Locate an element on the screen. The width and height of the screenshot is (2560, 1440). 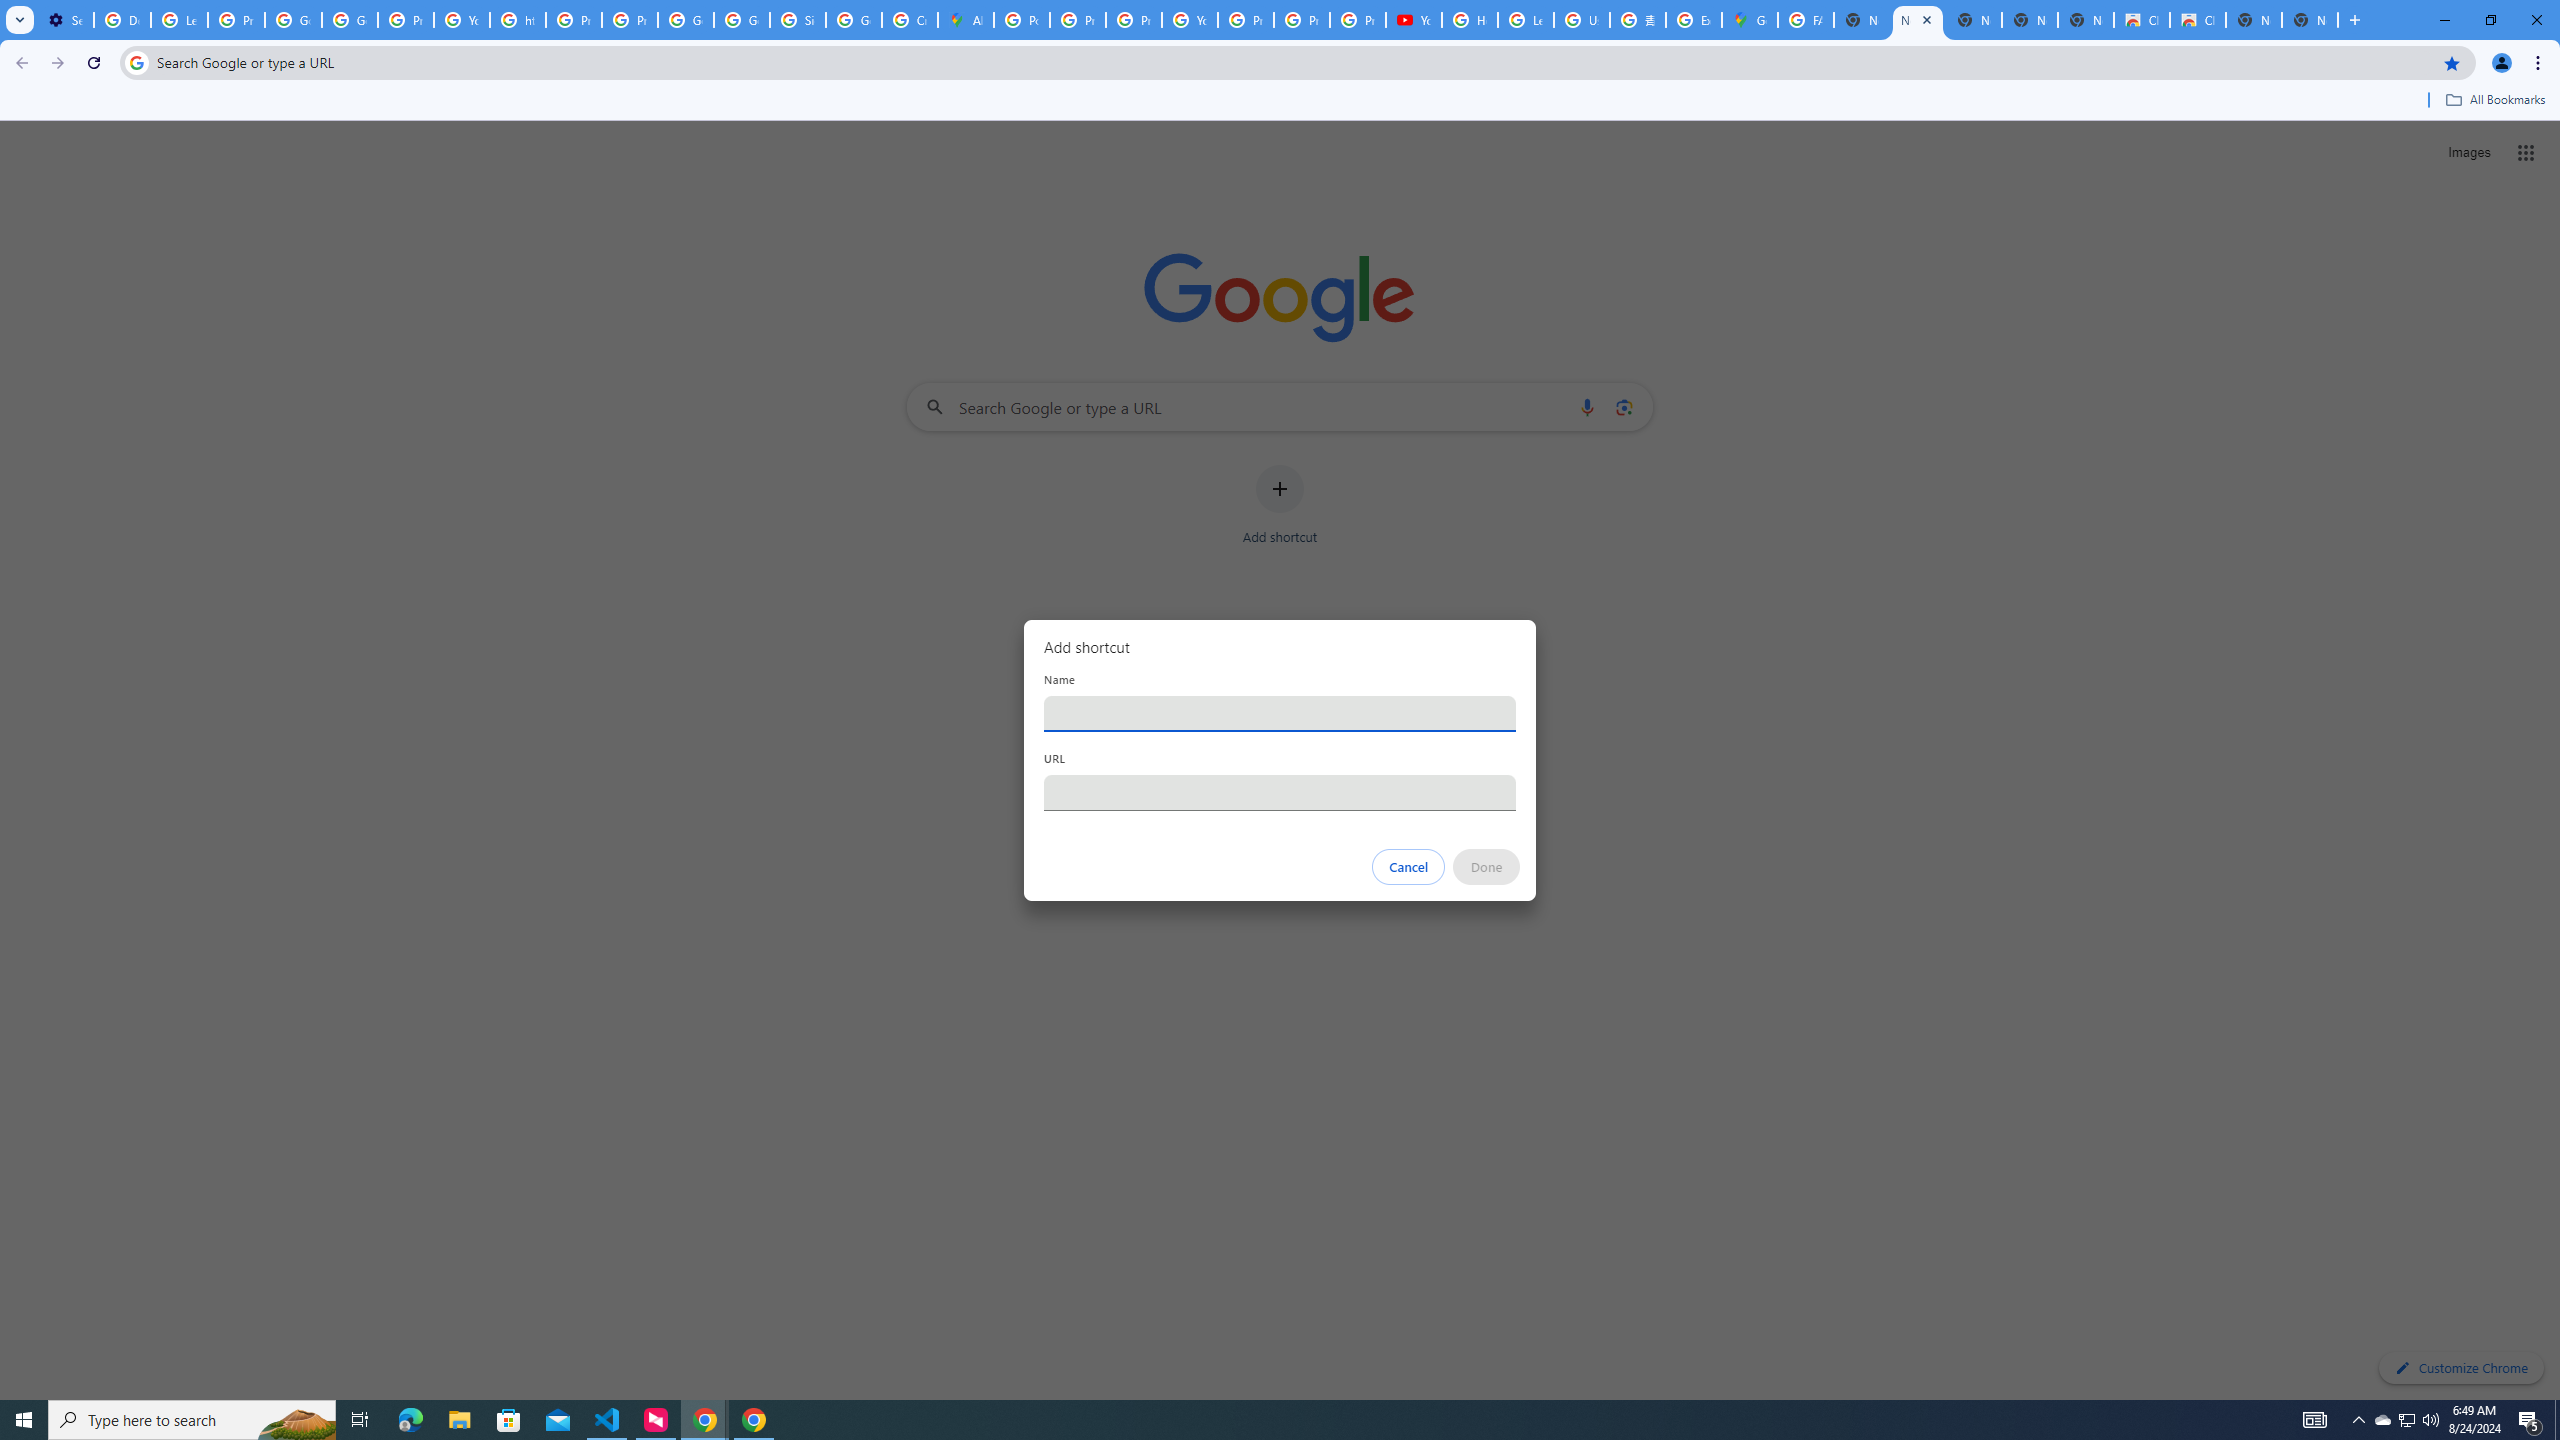
'How Chrome protects your passwords - Google Chrome Help' is located at coordinates (1469, 19).